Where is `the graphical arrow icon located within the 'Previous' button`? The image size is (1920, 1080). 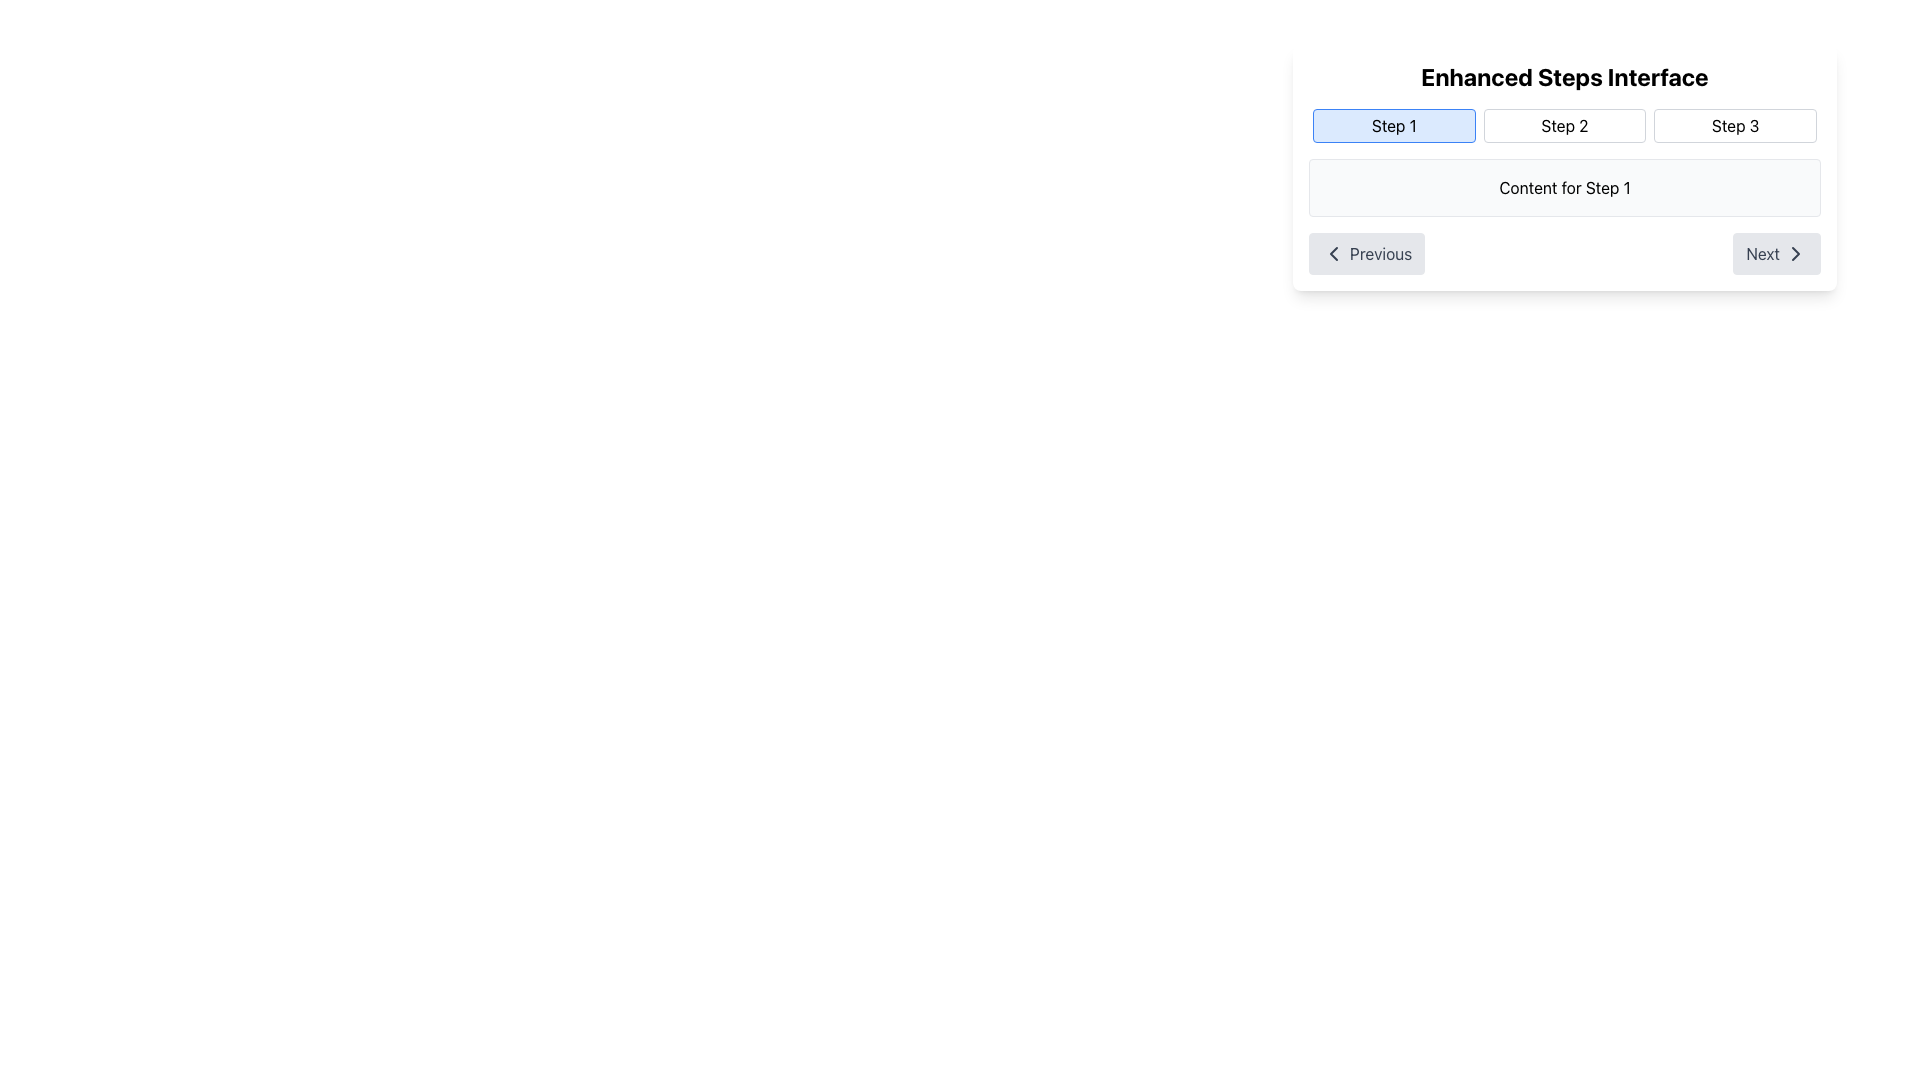 the graphical arrow icon located within the 'Previous' button is located at coordinates (1334, 253).